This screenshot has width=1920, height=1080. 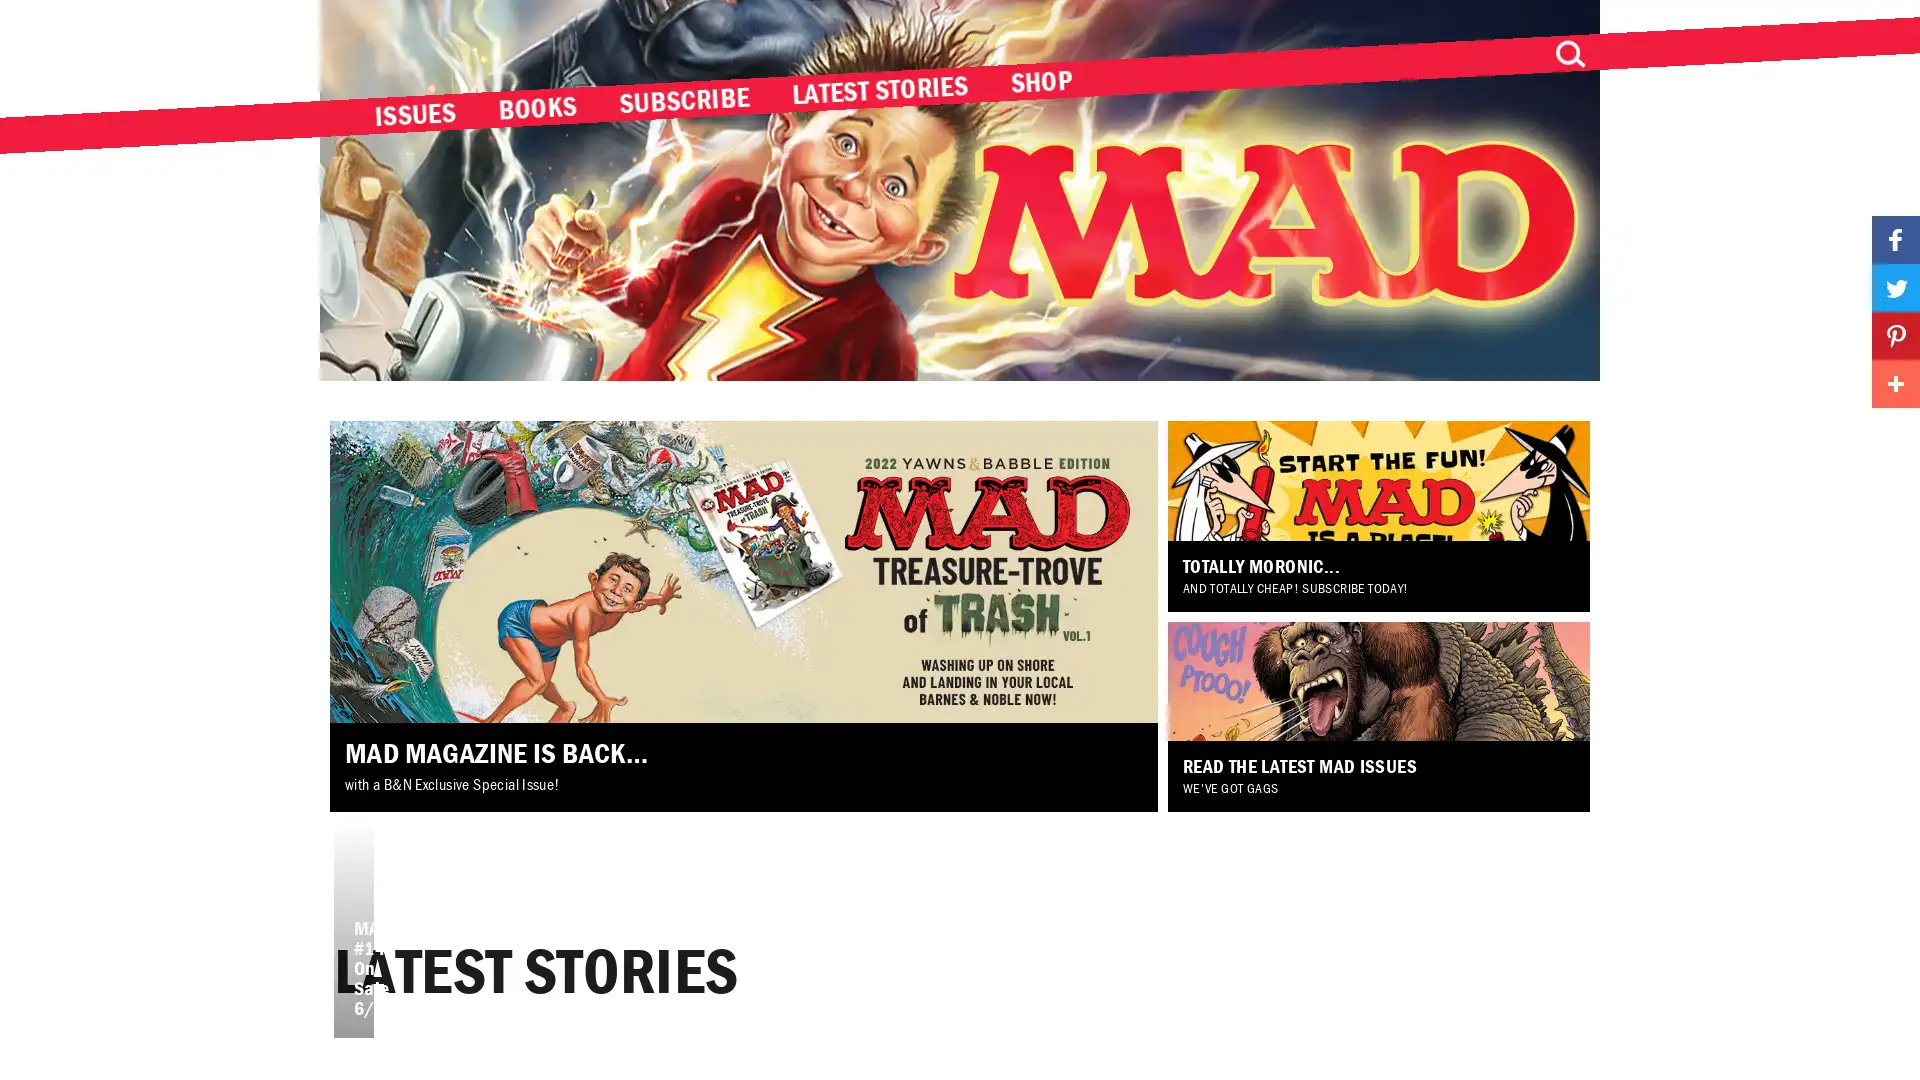 What do you see at coordinates (1568, 53) in the screenshot?
I see `go` at bounding box center [1568, 53].